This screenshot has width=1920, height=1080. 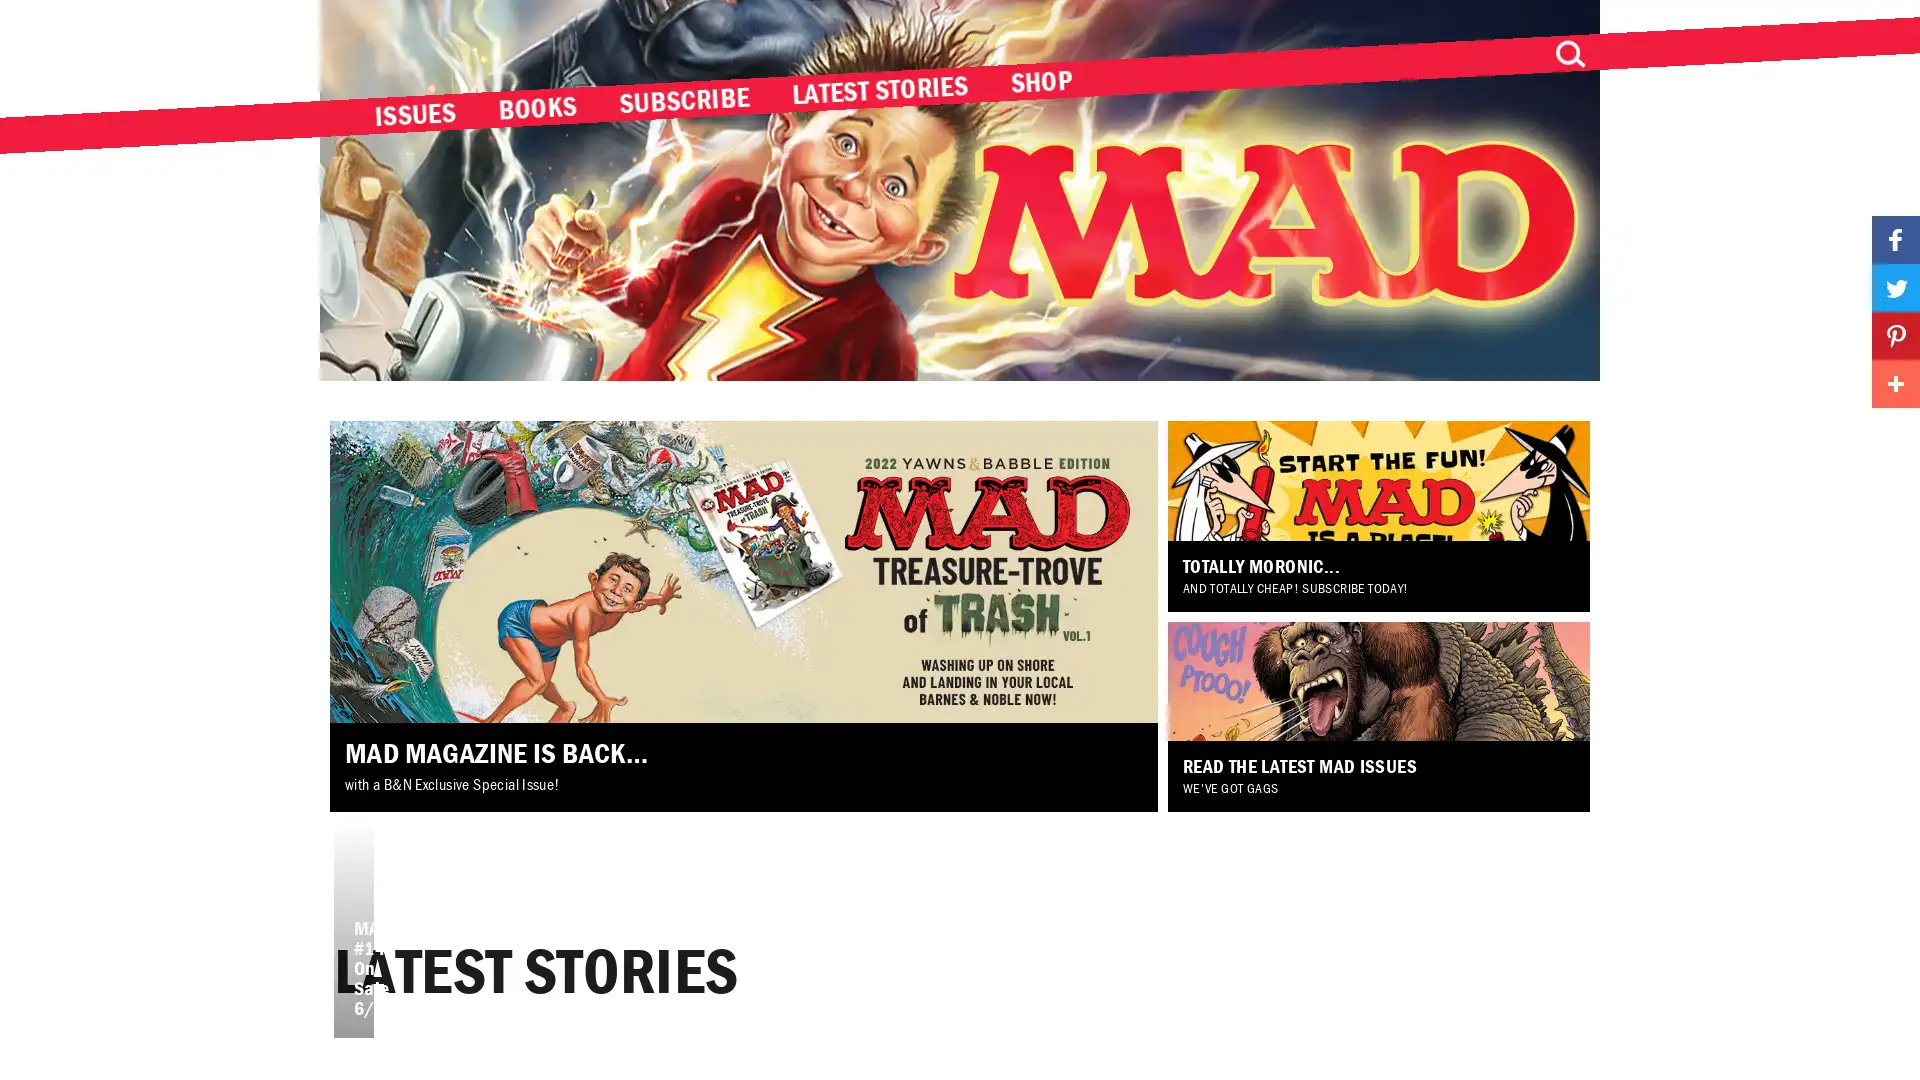 What do you see at coordinates (1568, 53) in the screenshot?
I see `go` at bounding box center [1568, 53].